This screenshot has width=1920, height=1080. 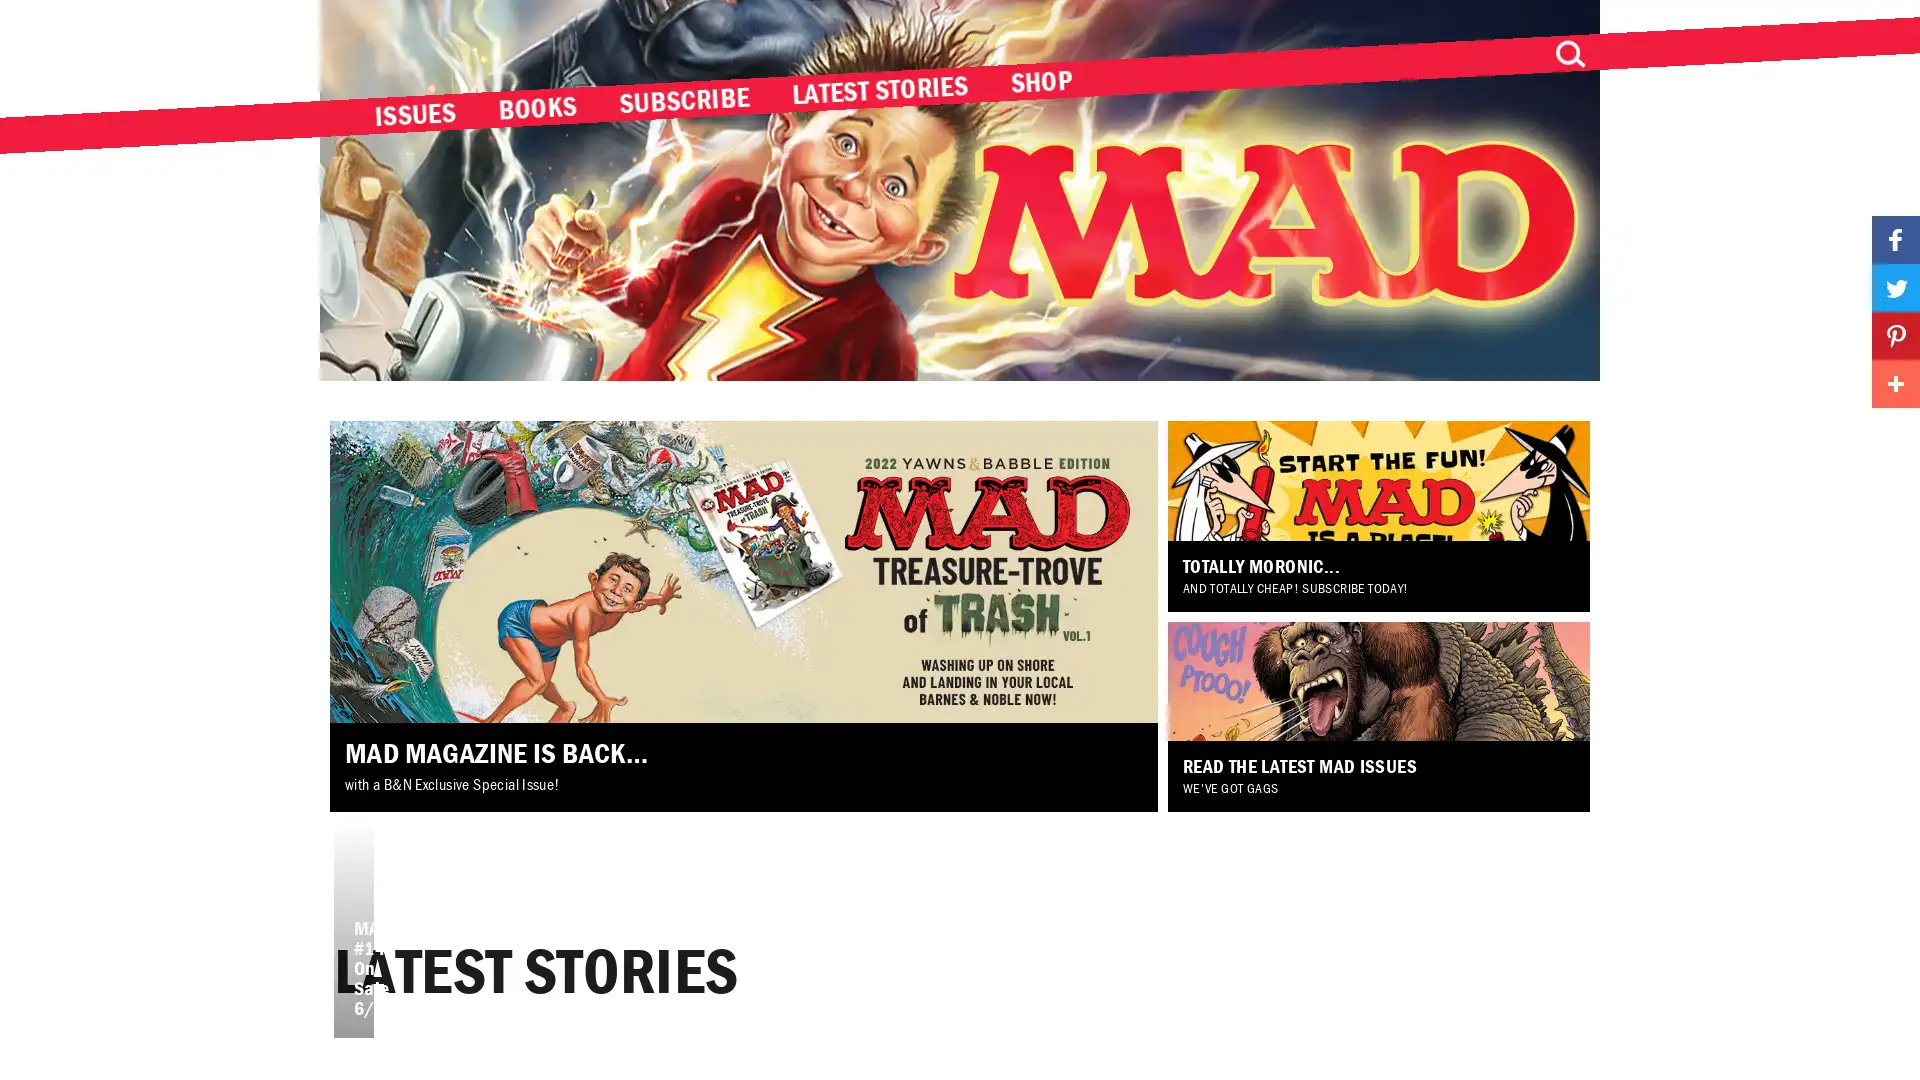 What do you see at coordinates (1568, 53) in the screenshot?
I see `go` at bounding box center [1568, 53].